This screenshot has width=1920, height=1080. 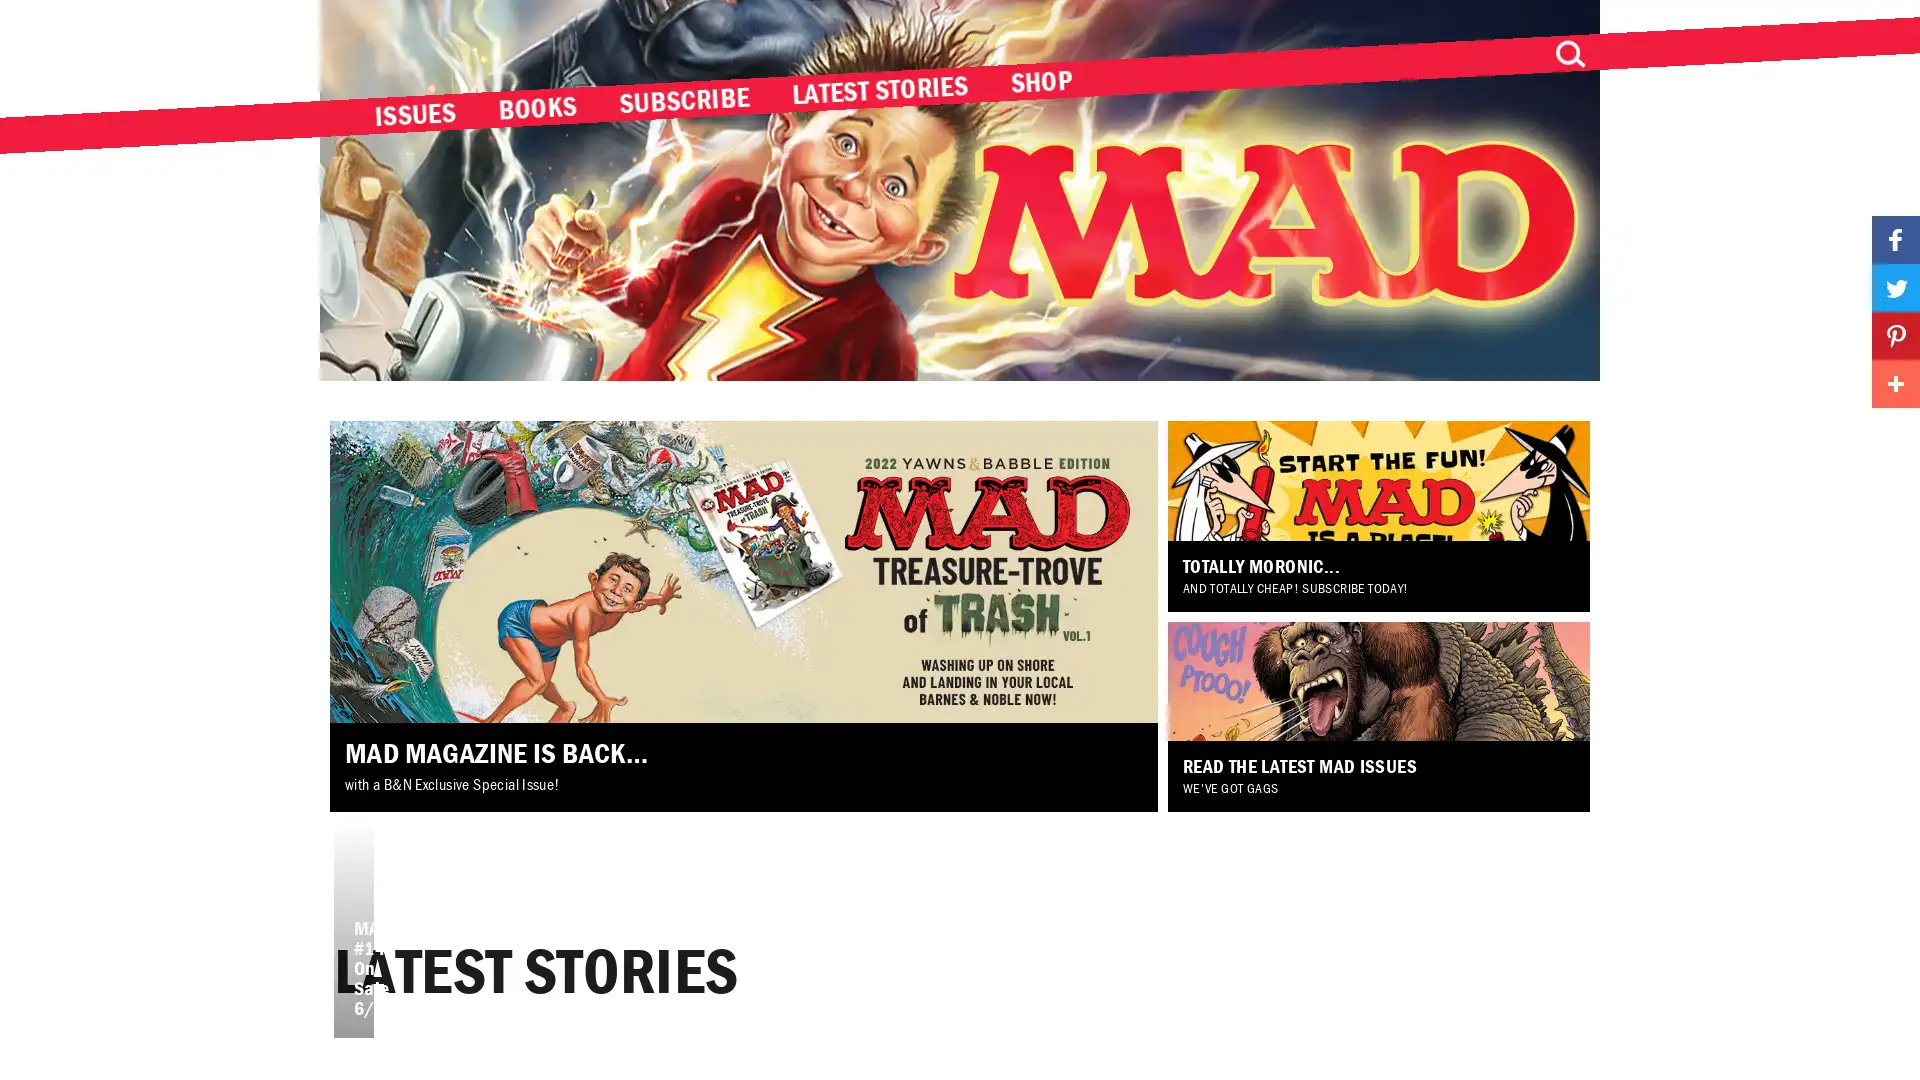 What do you see at coordinates (1568, 53) in the screenshot?
I see `go` at bounding box center [1568, 53].